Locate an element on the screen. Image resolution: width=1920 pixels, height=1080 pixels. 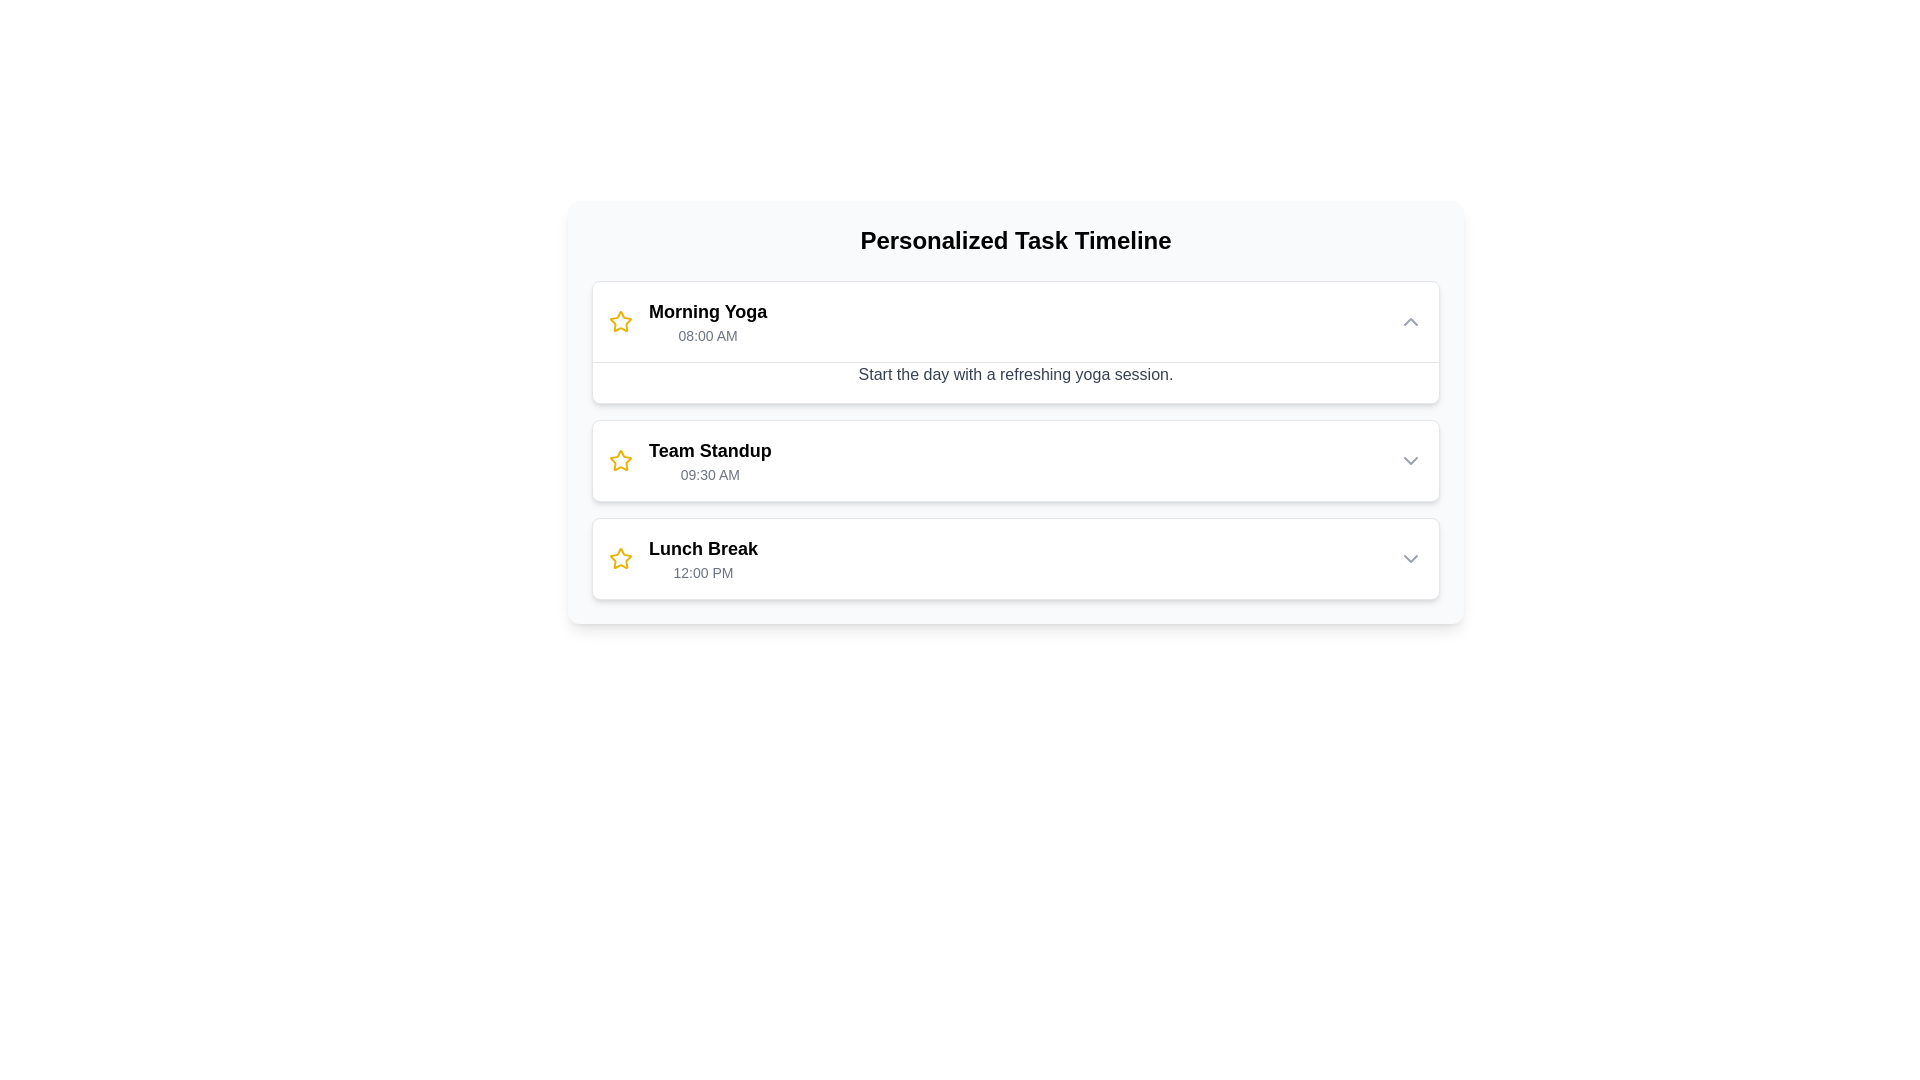
the 'Team Standup' text label with a timestamp is located at coordinates (710, 461).